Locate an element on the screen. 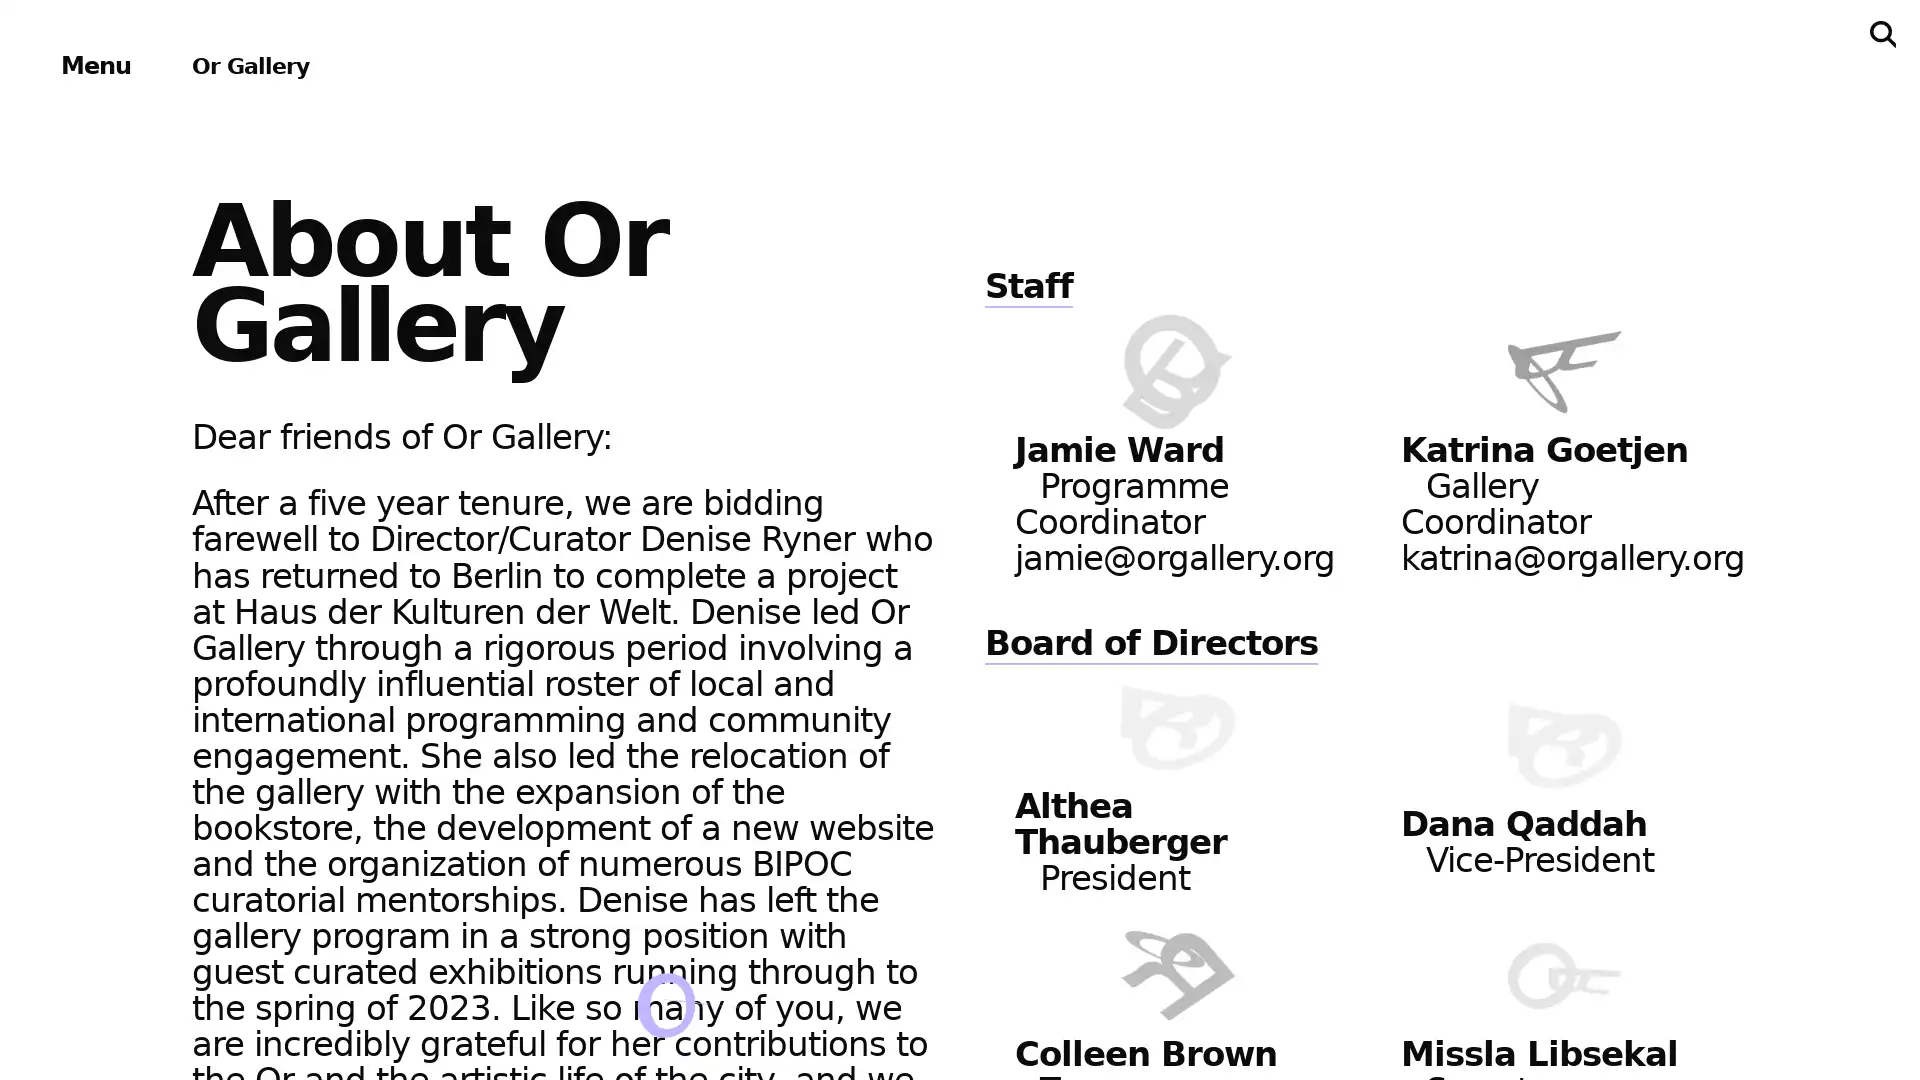 The image size is (1920, 1080). About is located at coordinates (434, 793).